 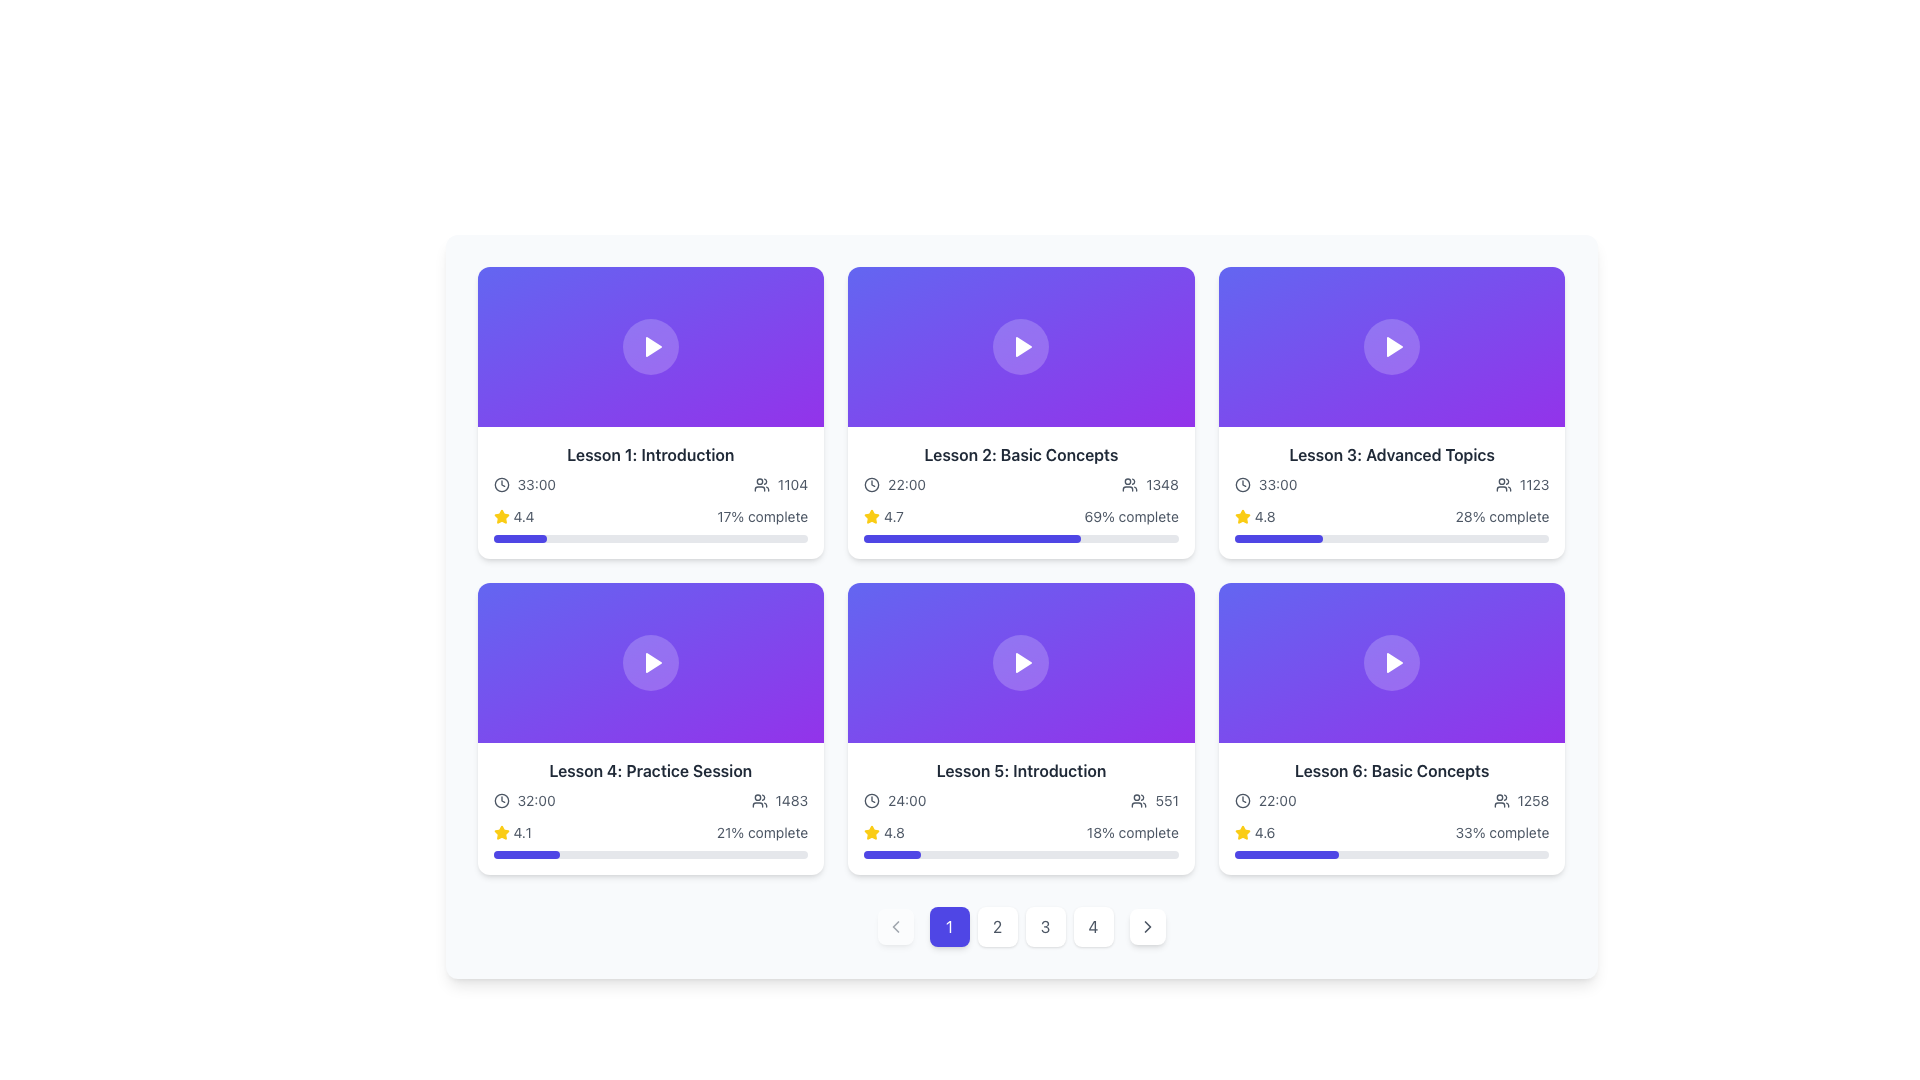 I want to click on the text label displaying '69% complete' in gray font, located in the second card of 'Lesson 2: Basic Concepts', so click(x=1131, y=515).